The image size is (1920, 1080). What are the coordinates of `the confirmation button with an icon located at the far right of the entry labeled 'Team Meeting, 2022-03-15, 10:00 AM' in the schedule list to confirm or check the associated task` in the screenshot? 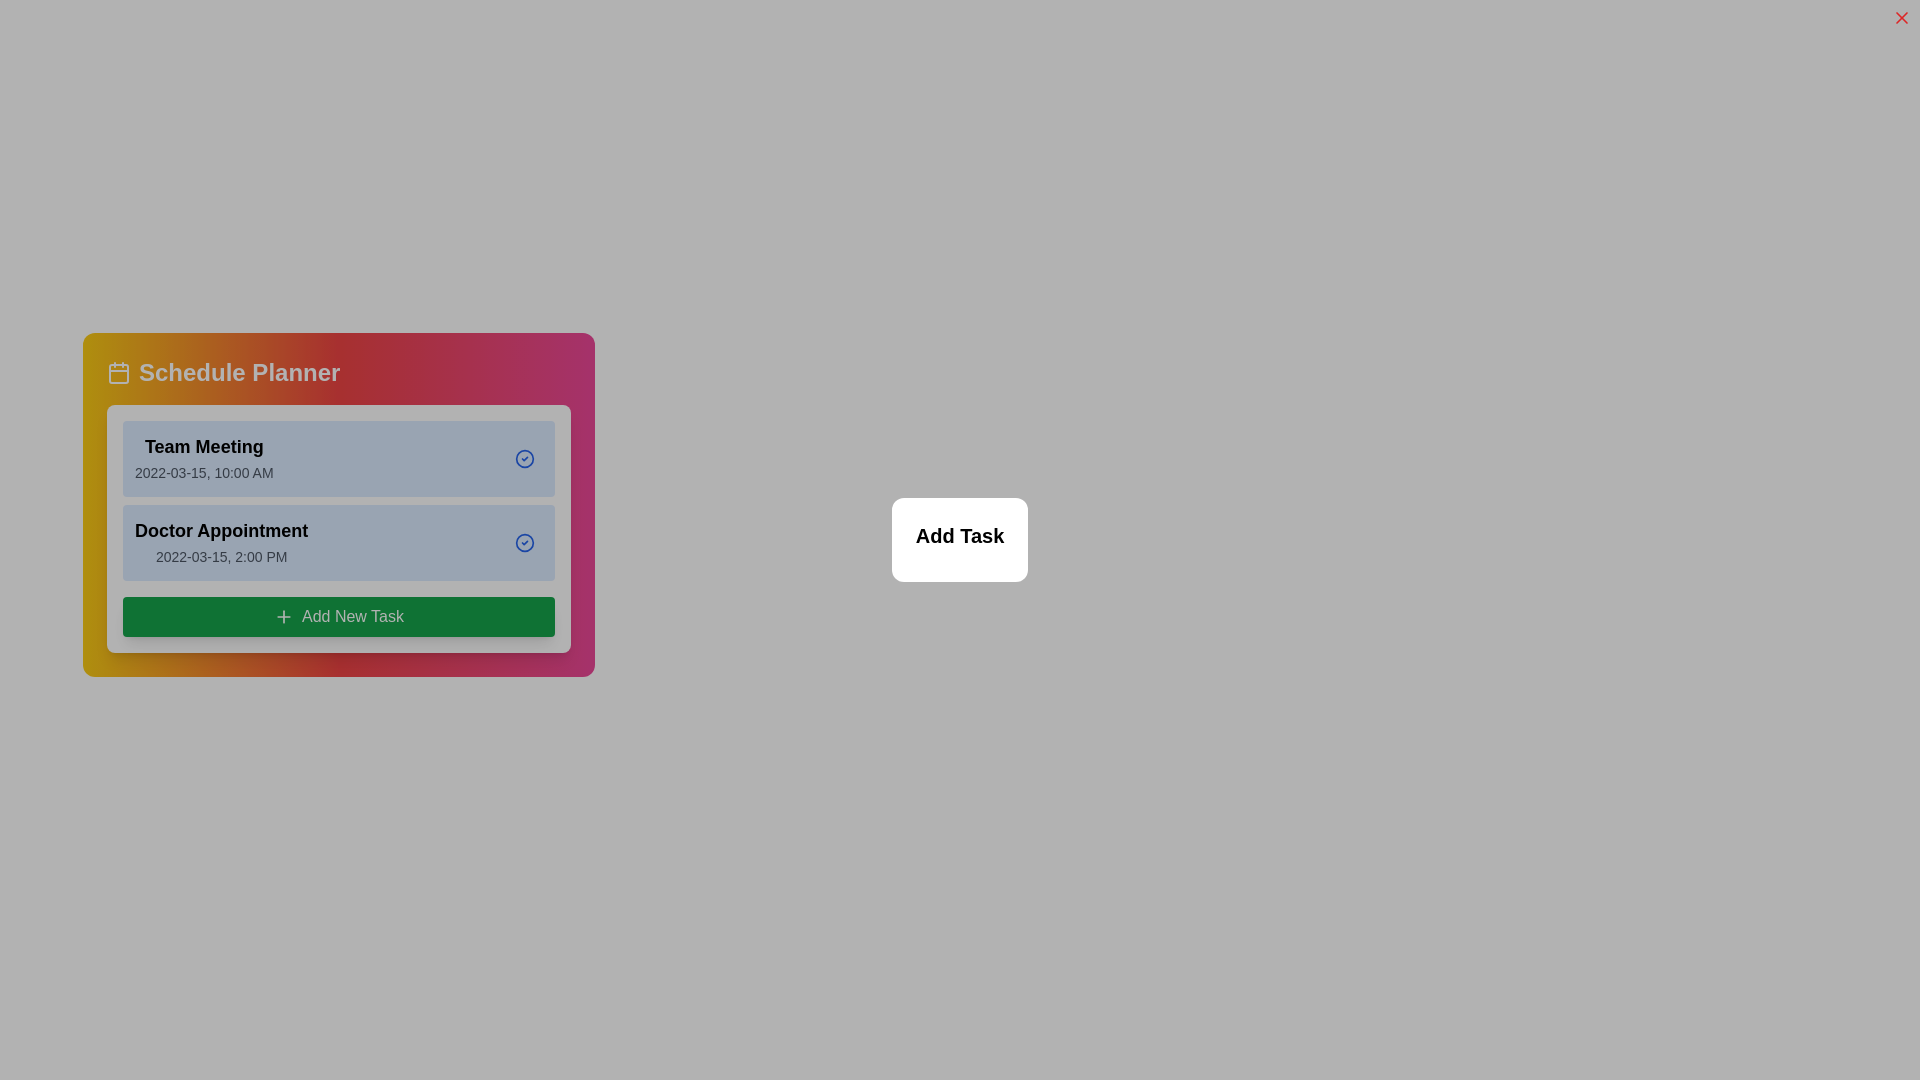 It's located at (524, 459).